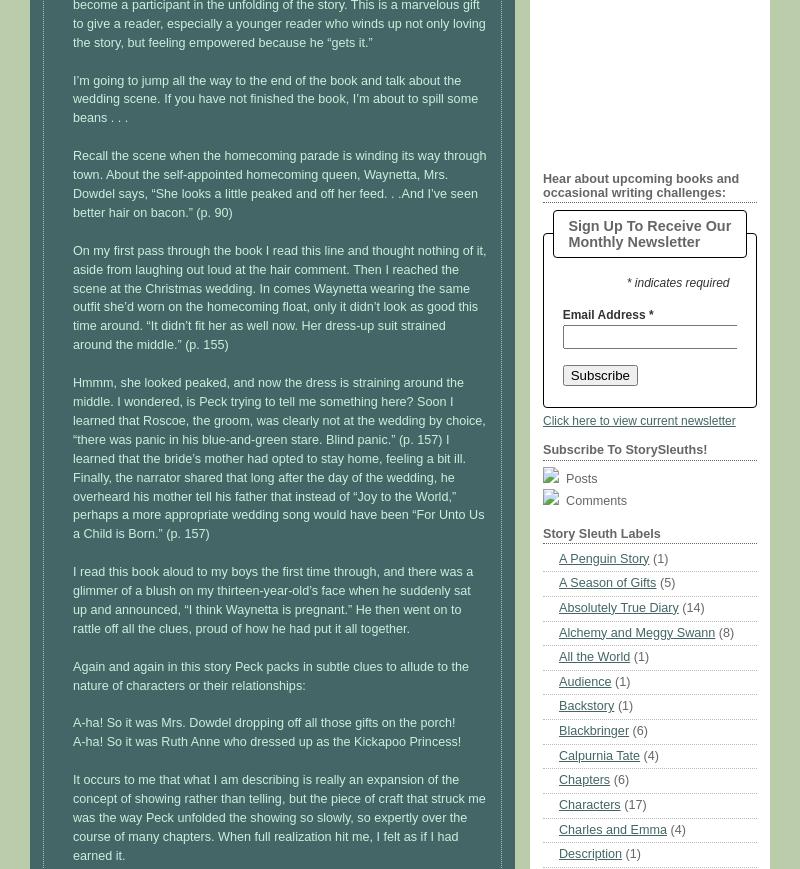 This screenshot has width=800, height=869. I want to click on 'Audience', so click(583, 681).